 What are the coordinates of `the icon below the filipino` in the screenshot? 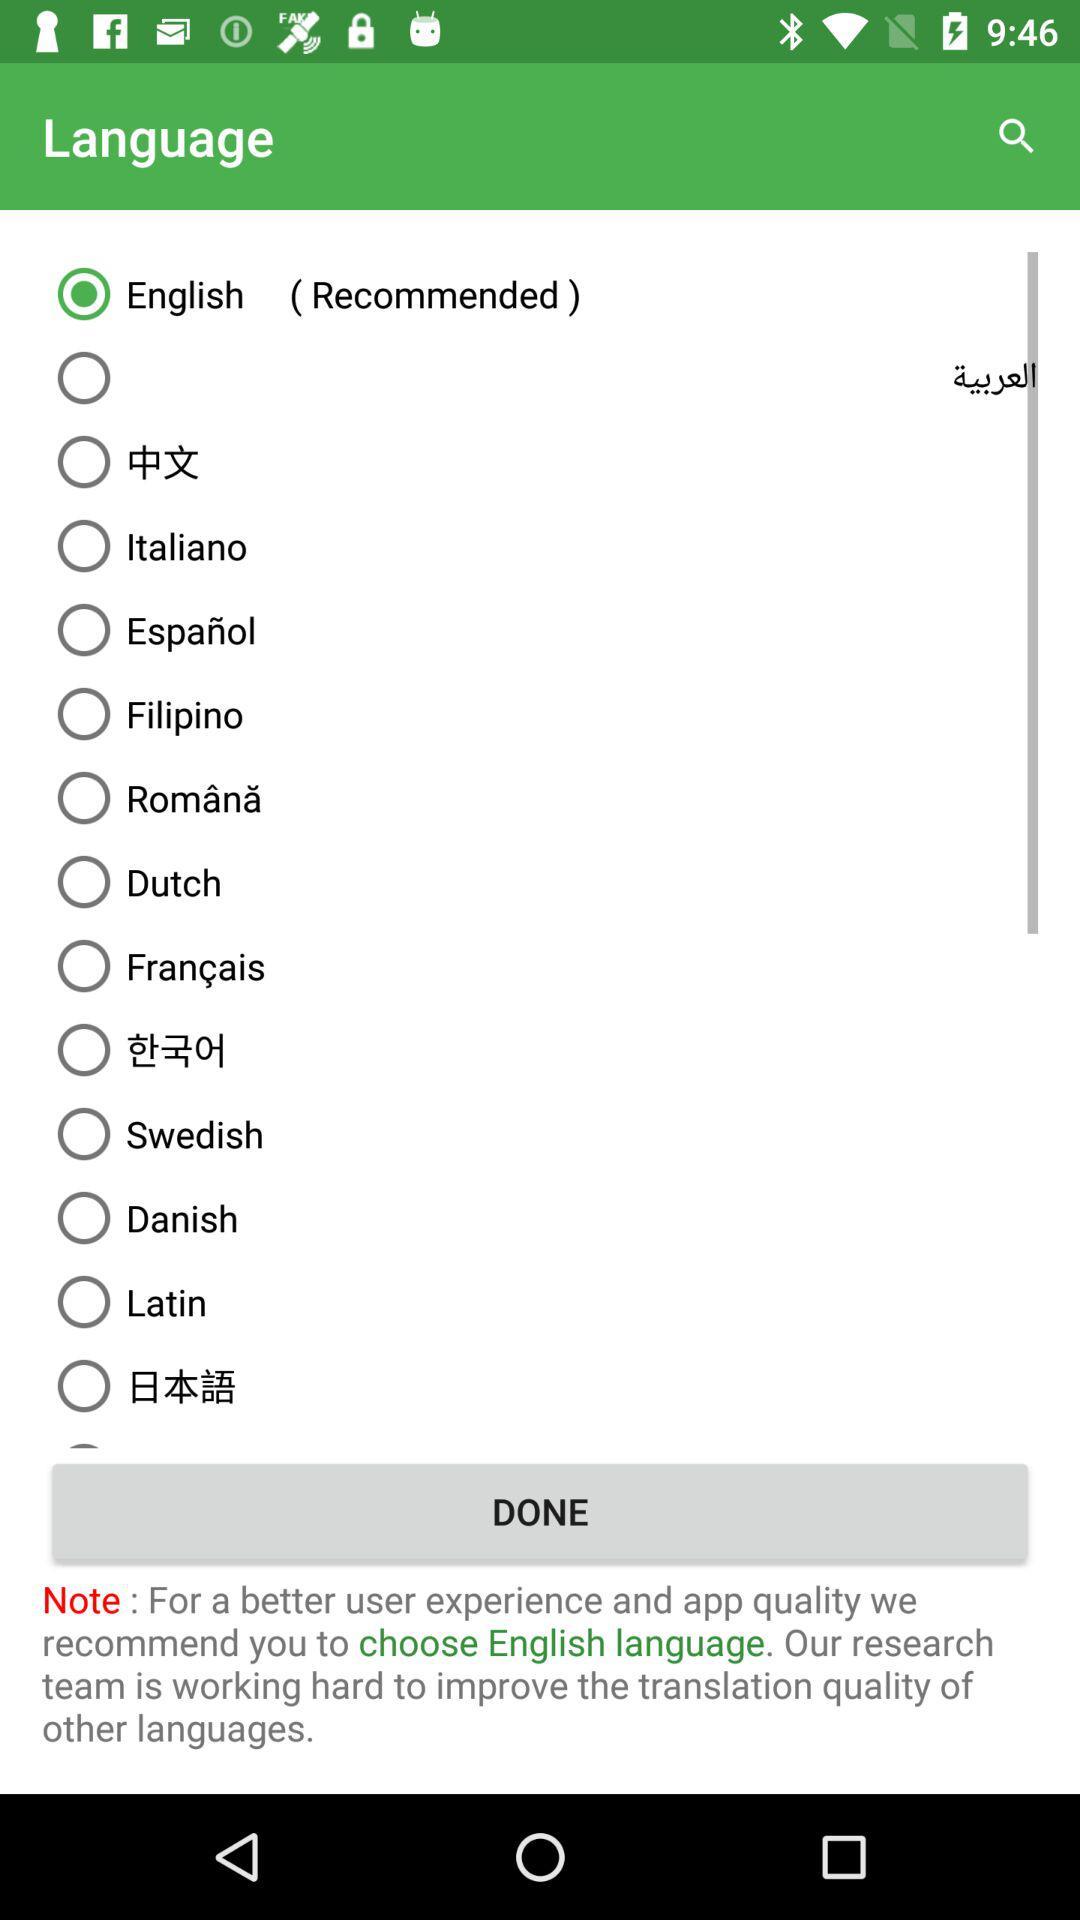 It's located at (540, 796).